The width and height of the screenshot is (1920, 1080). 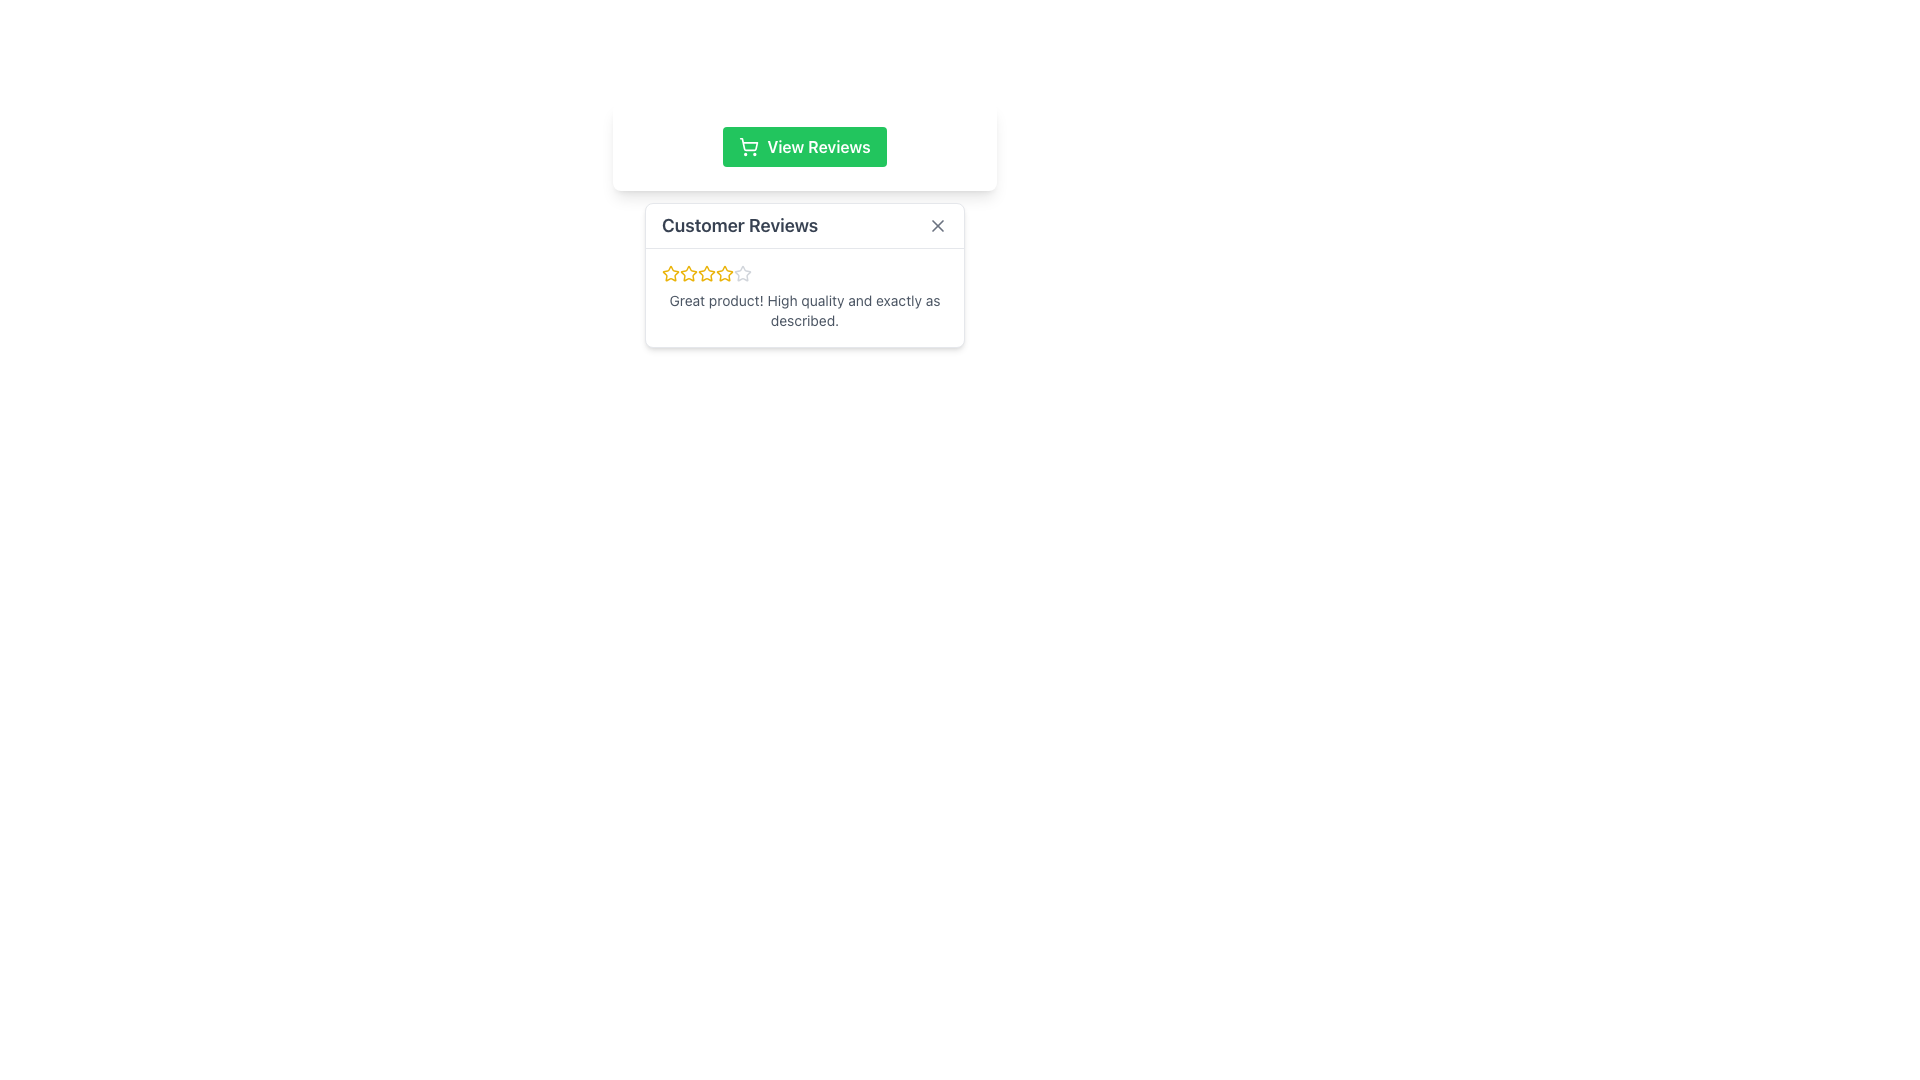 I want to click on the 'View Reviews' text on the green button to observe hover effects, so click(x=819, y=145).